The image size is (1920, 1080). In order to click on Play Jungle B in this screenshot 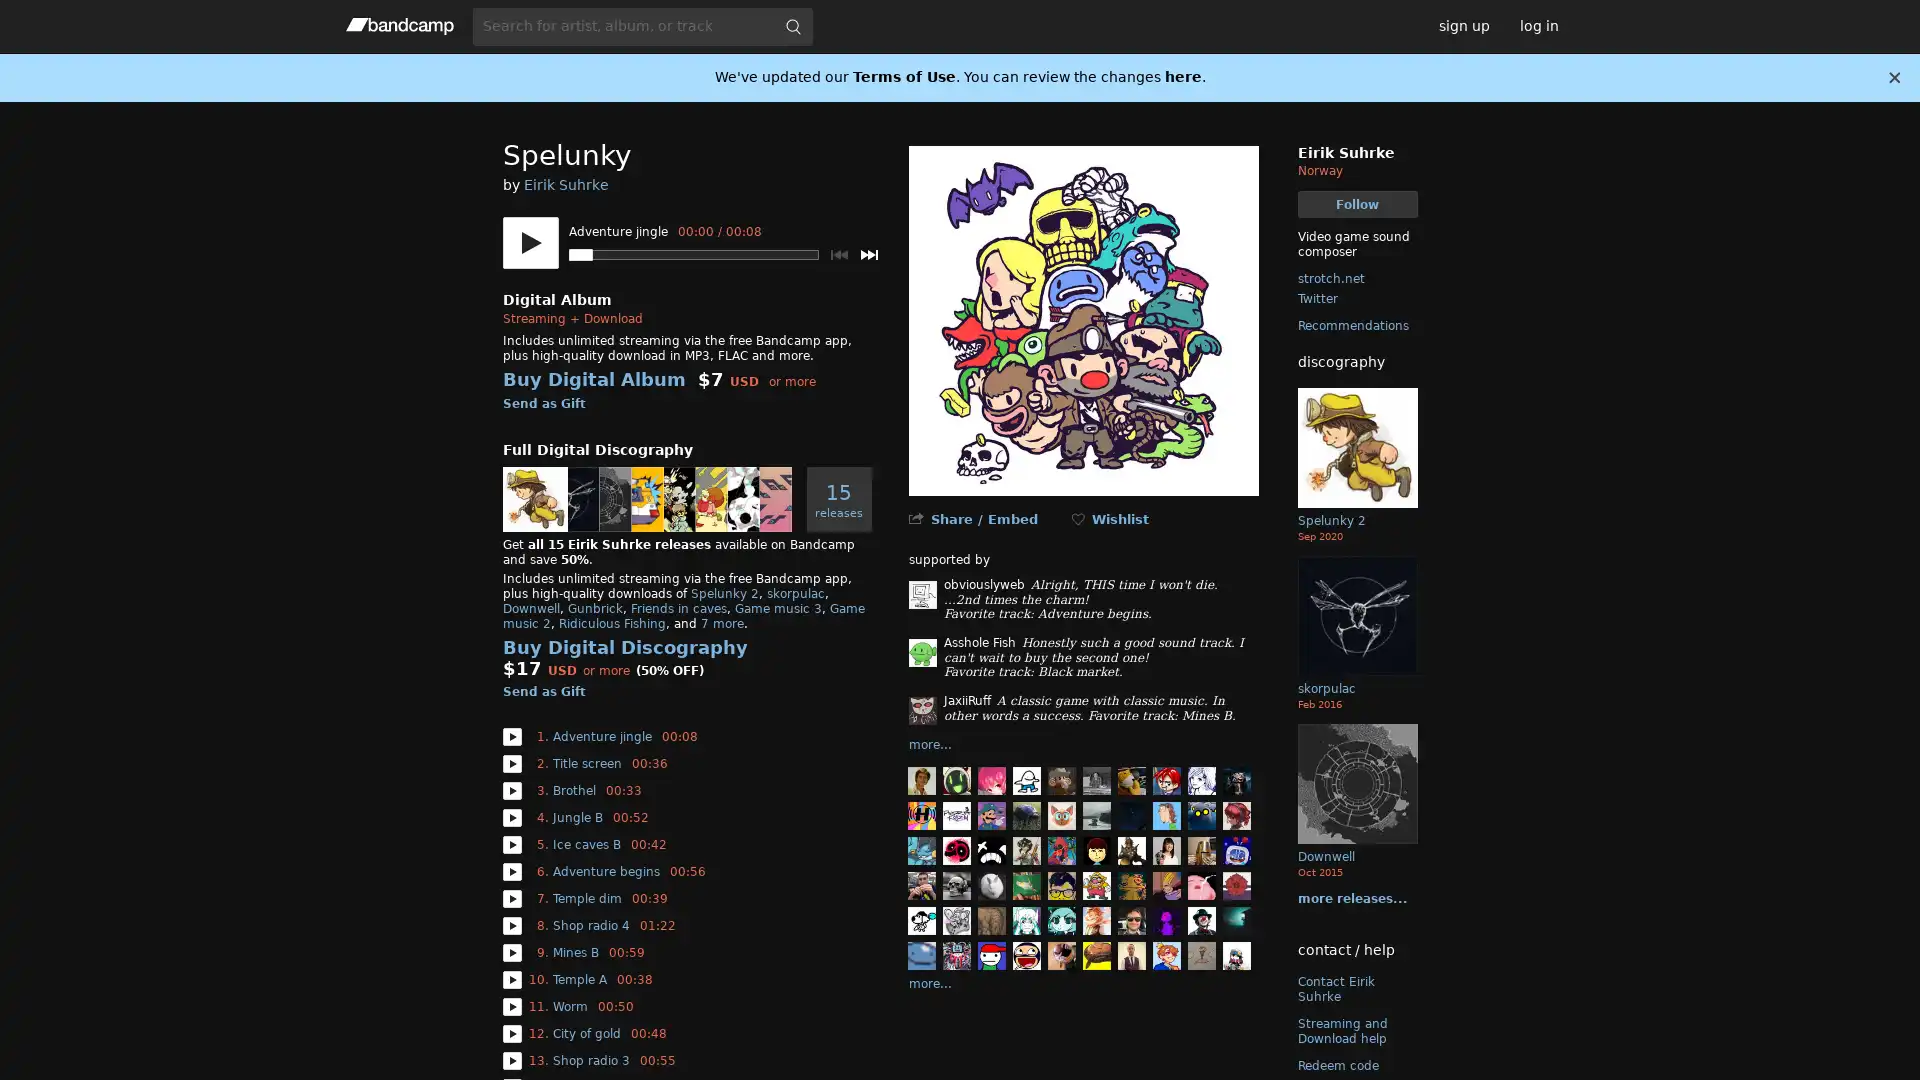, I will do `click(511, 817)`.